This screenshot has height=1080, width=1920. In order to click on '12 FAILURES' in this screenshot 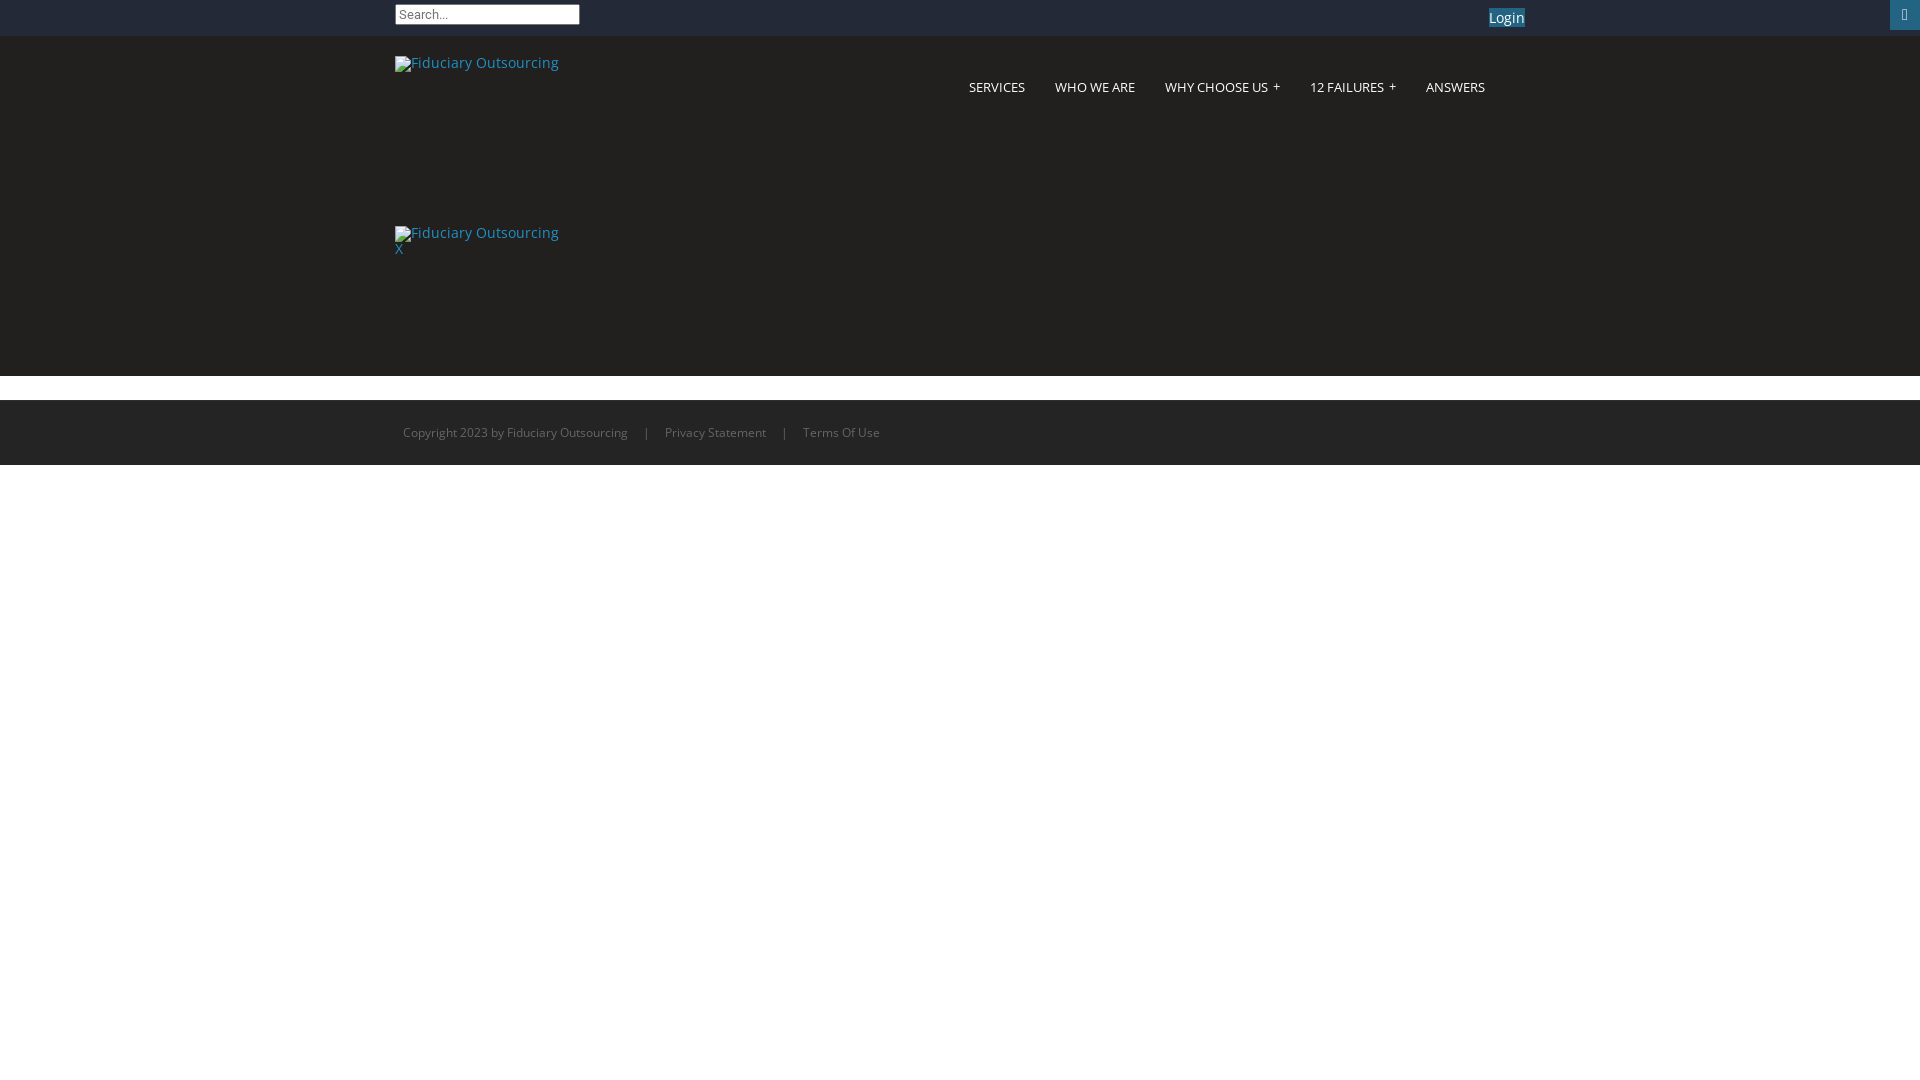, I will do `click(1353, 86)`.